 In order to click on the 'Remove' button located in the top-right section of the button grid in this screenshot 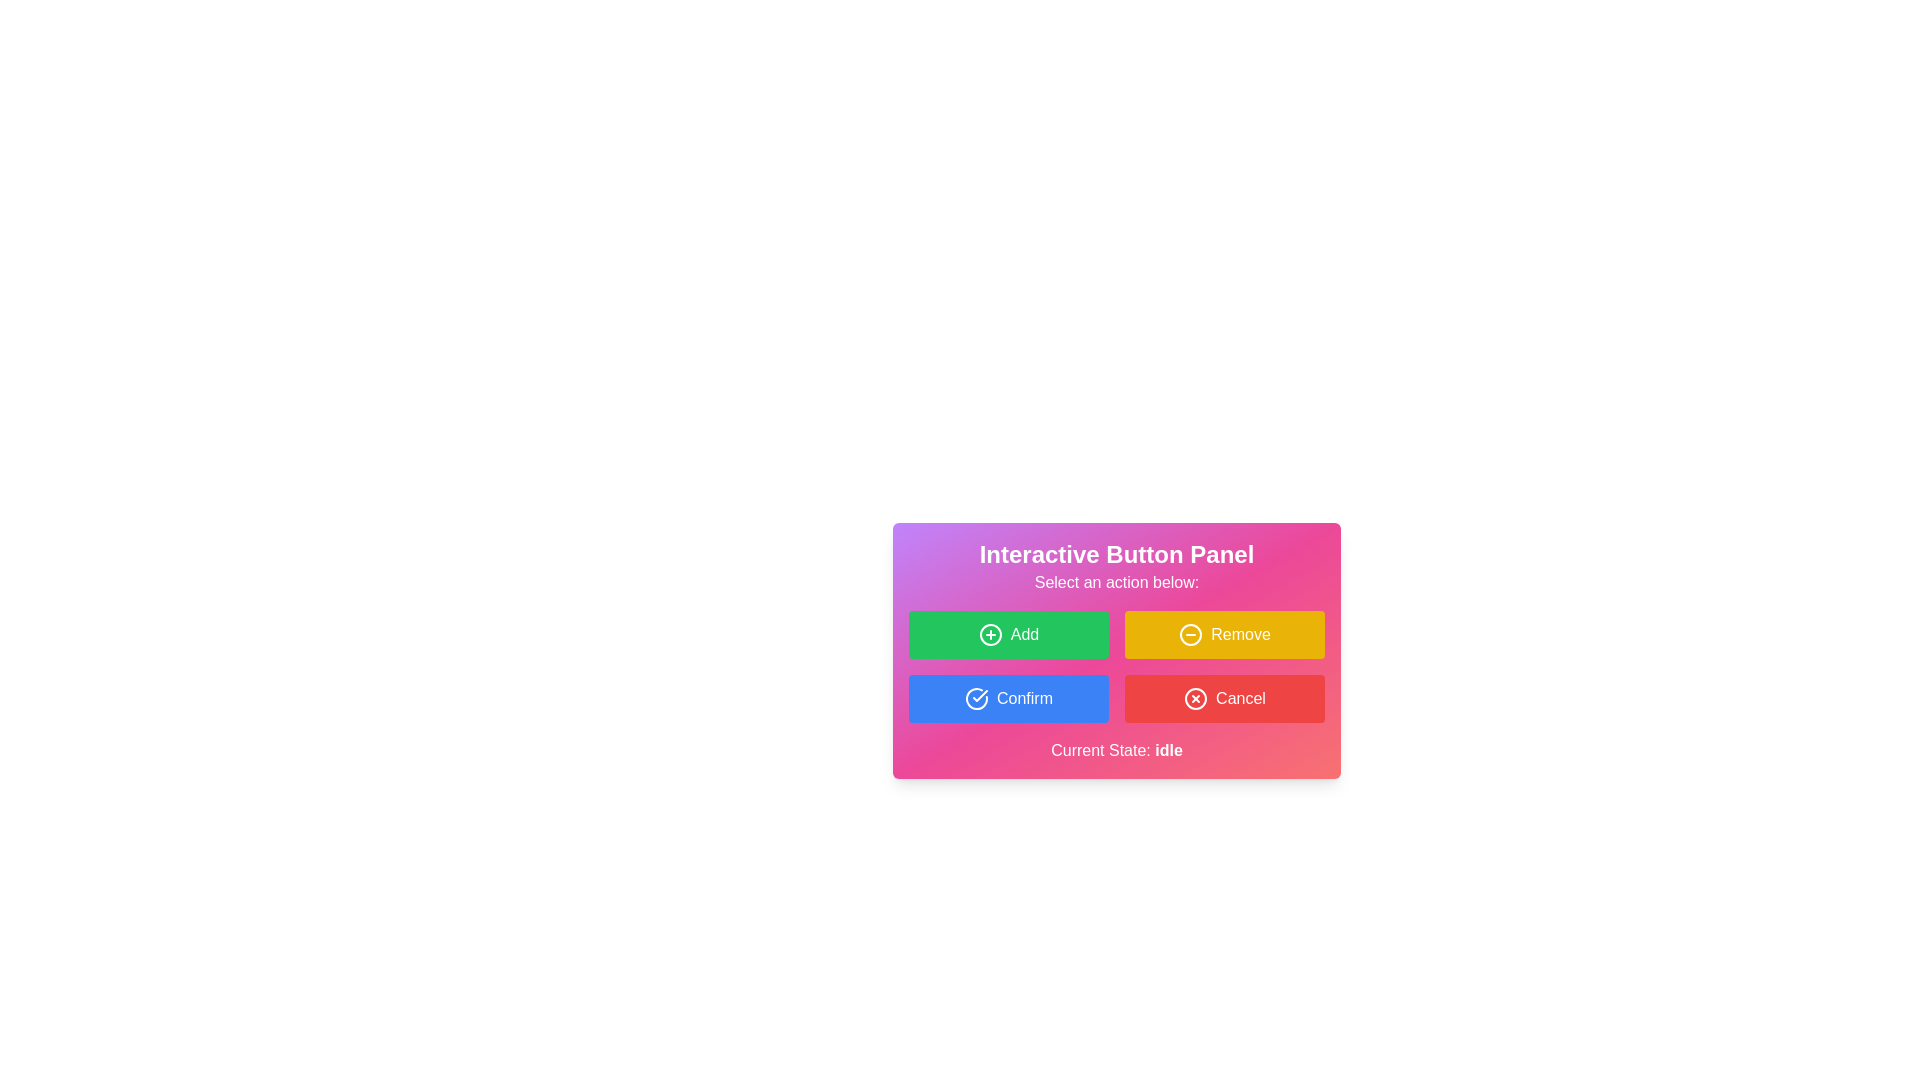, I will do `click(1223, 635)`.